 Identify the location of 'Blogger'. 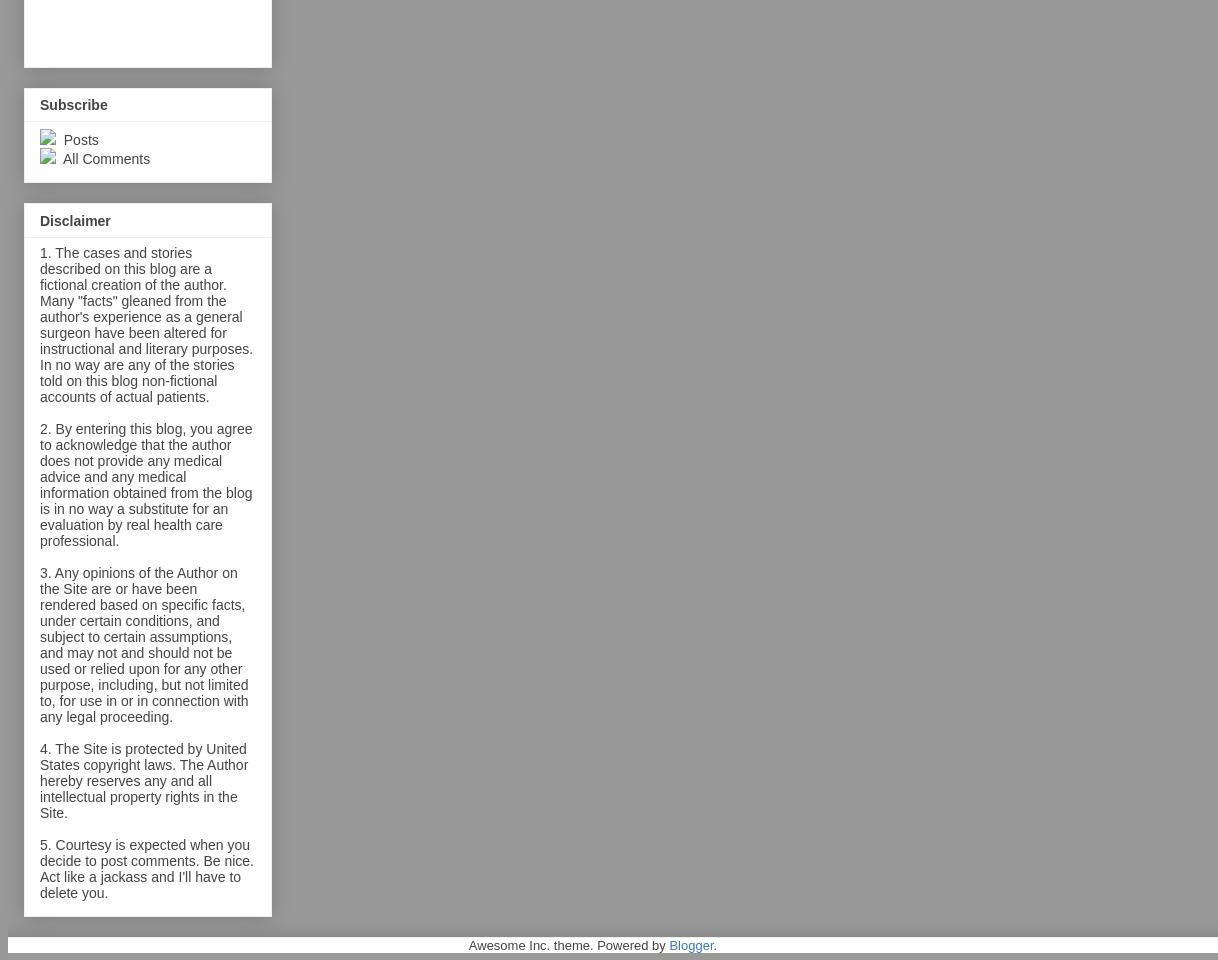
(668, 944).